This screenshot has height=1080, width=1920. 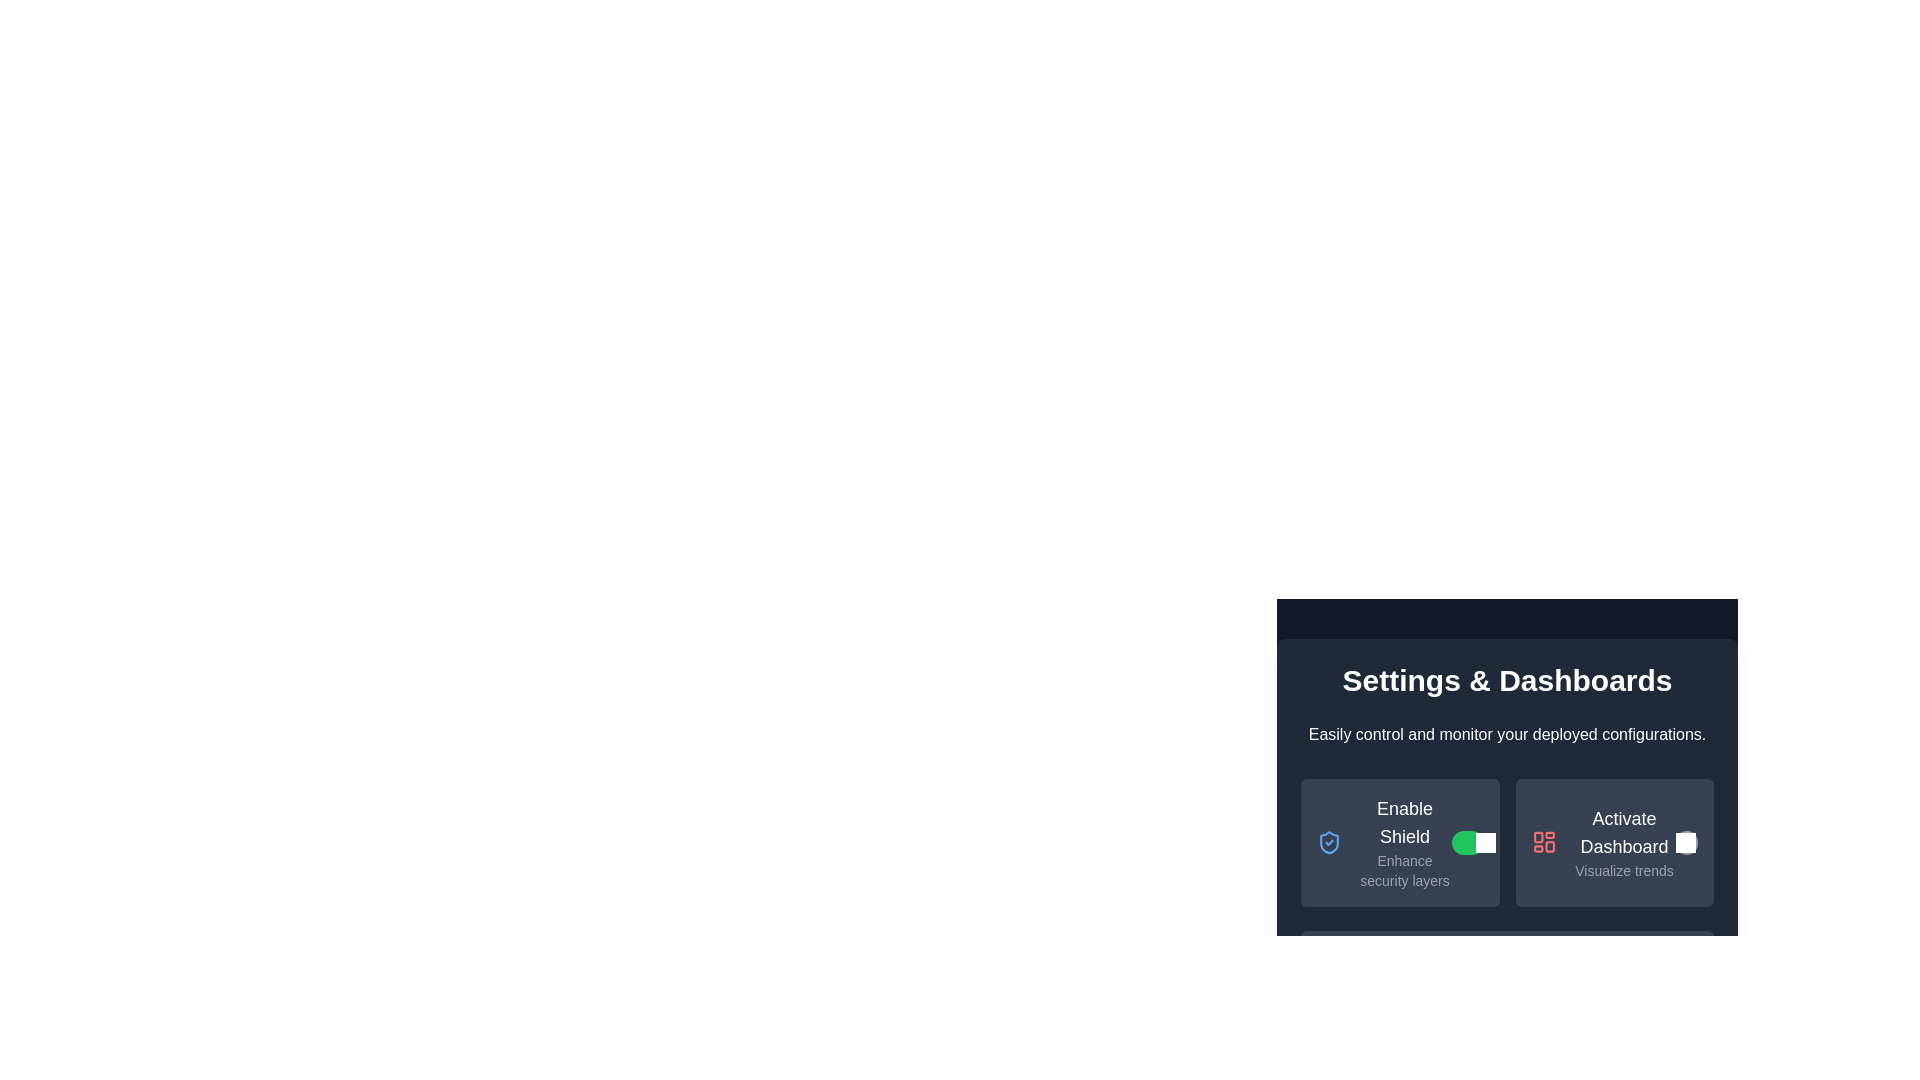 I want to click on the shield-check icon located in the 'Enable Shield' section, near the descriptive text 'Enhance security layers', so click(x=1329, y=843).